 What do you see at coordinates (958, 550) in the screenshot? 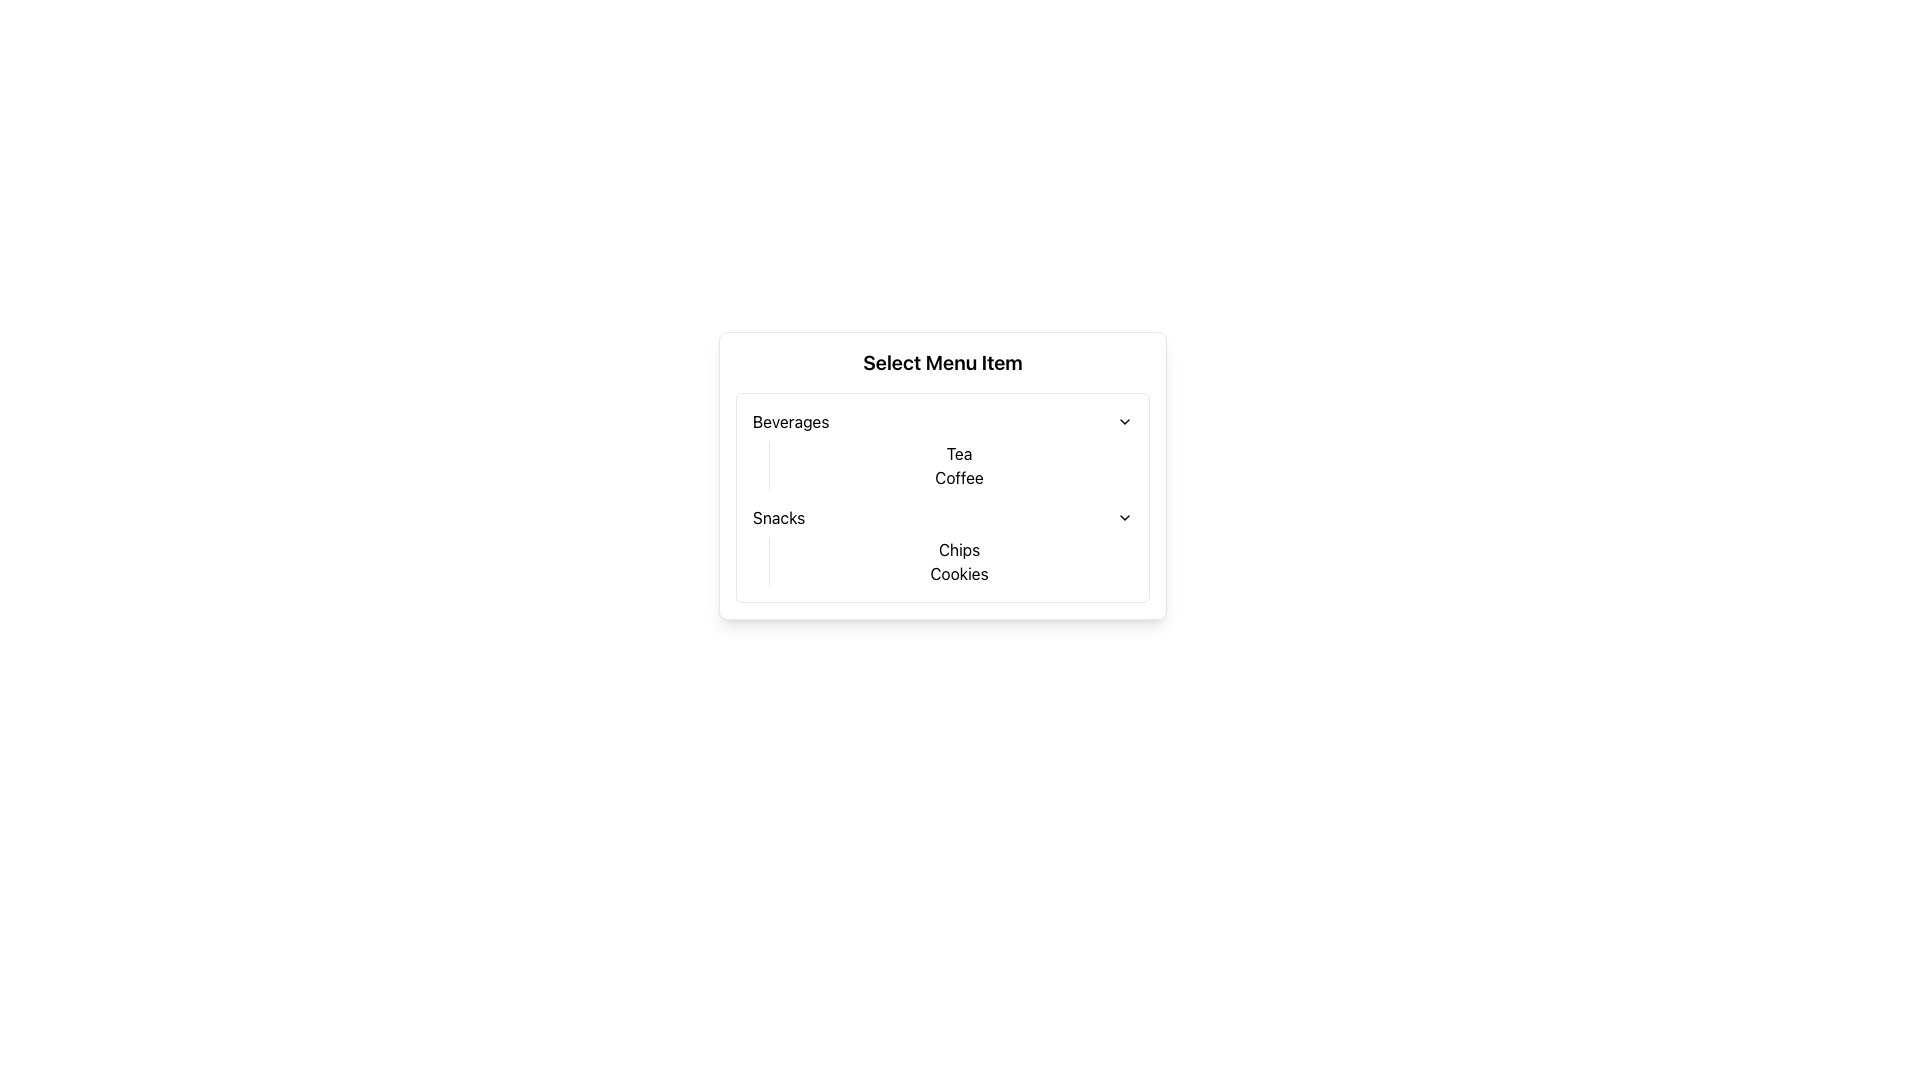
I see `the 'Chips' menu item in the 'Snacks' category` at bounding box center [958, 550].